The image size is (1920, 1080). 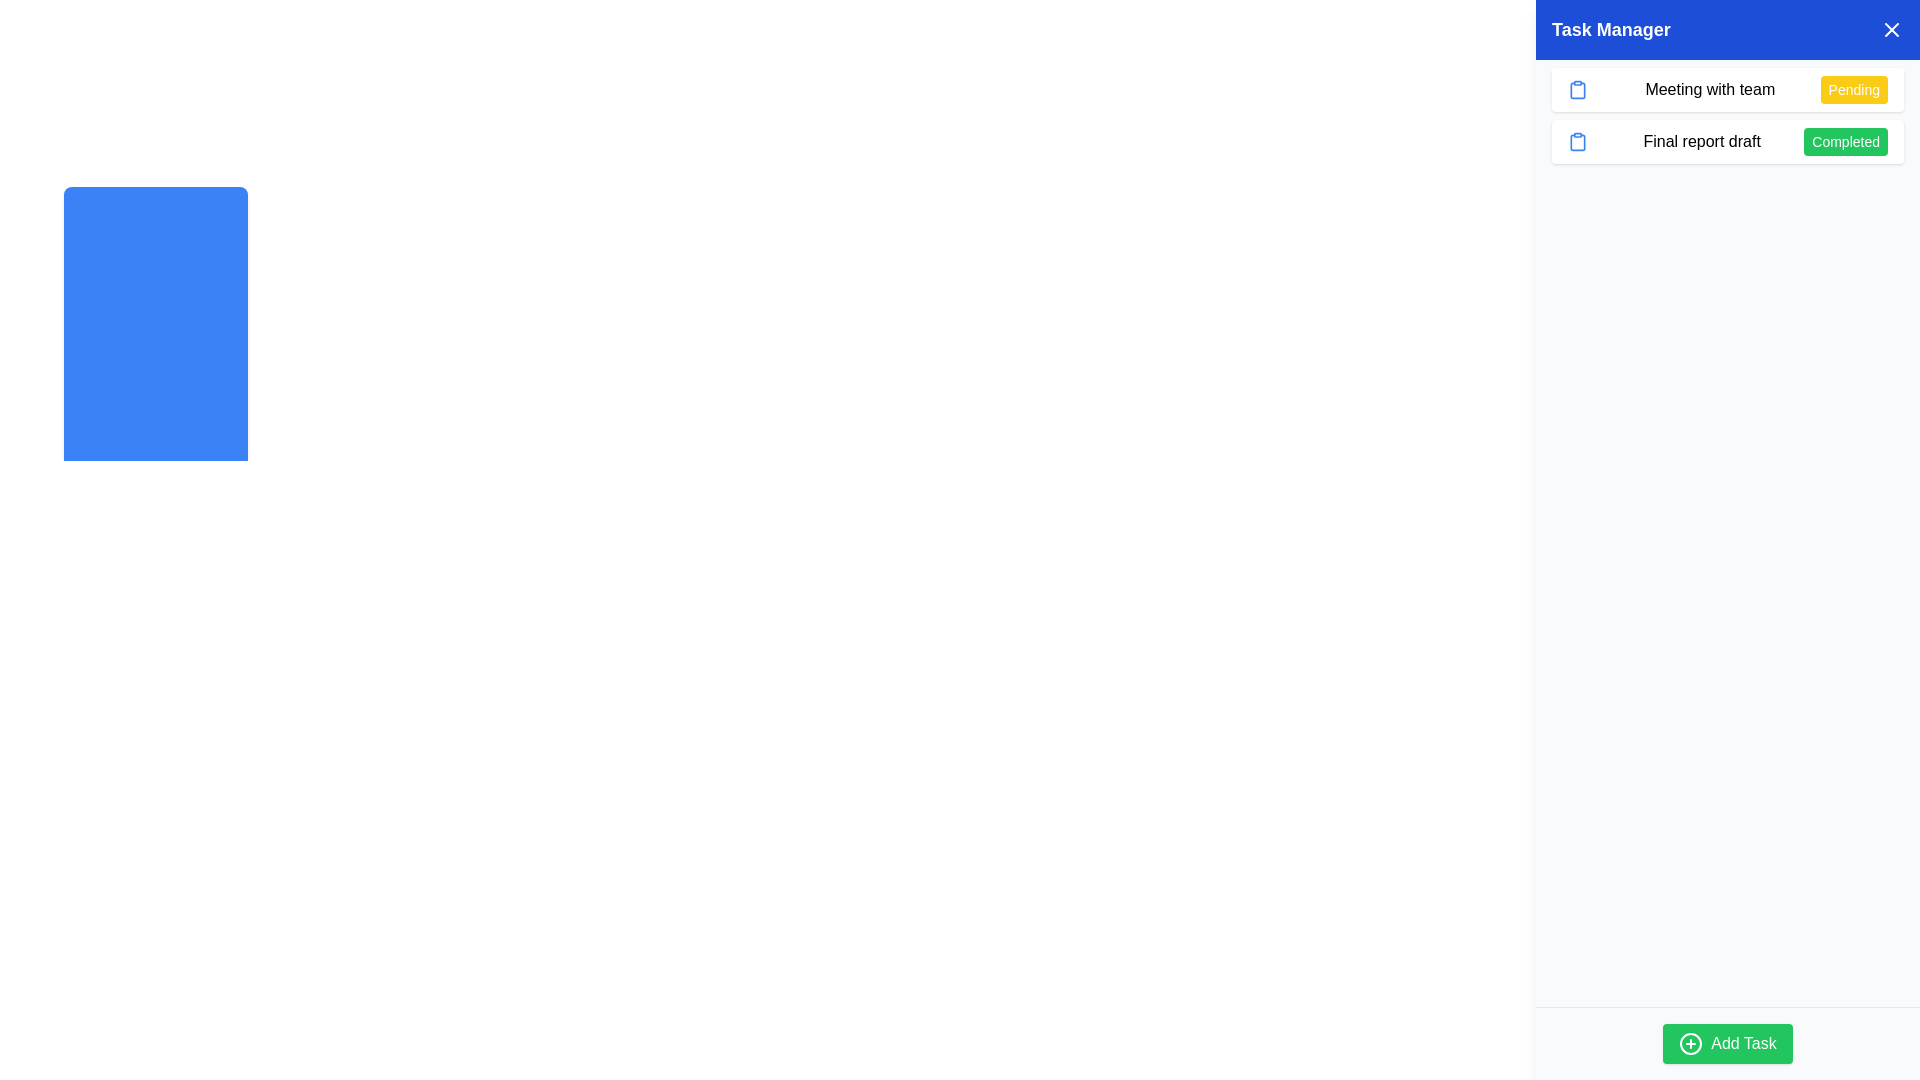 What do you see at coordinates (1577, 88) in the screenshot?
I see `the blue clipboard-shaped icon located at the leftmost side of the text 'Meeting with team' in the task list` at bounding box center [1577, 88].